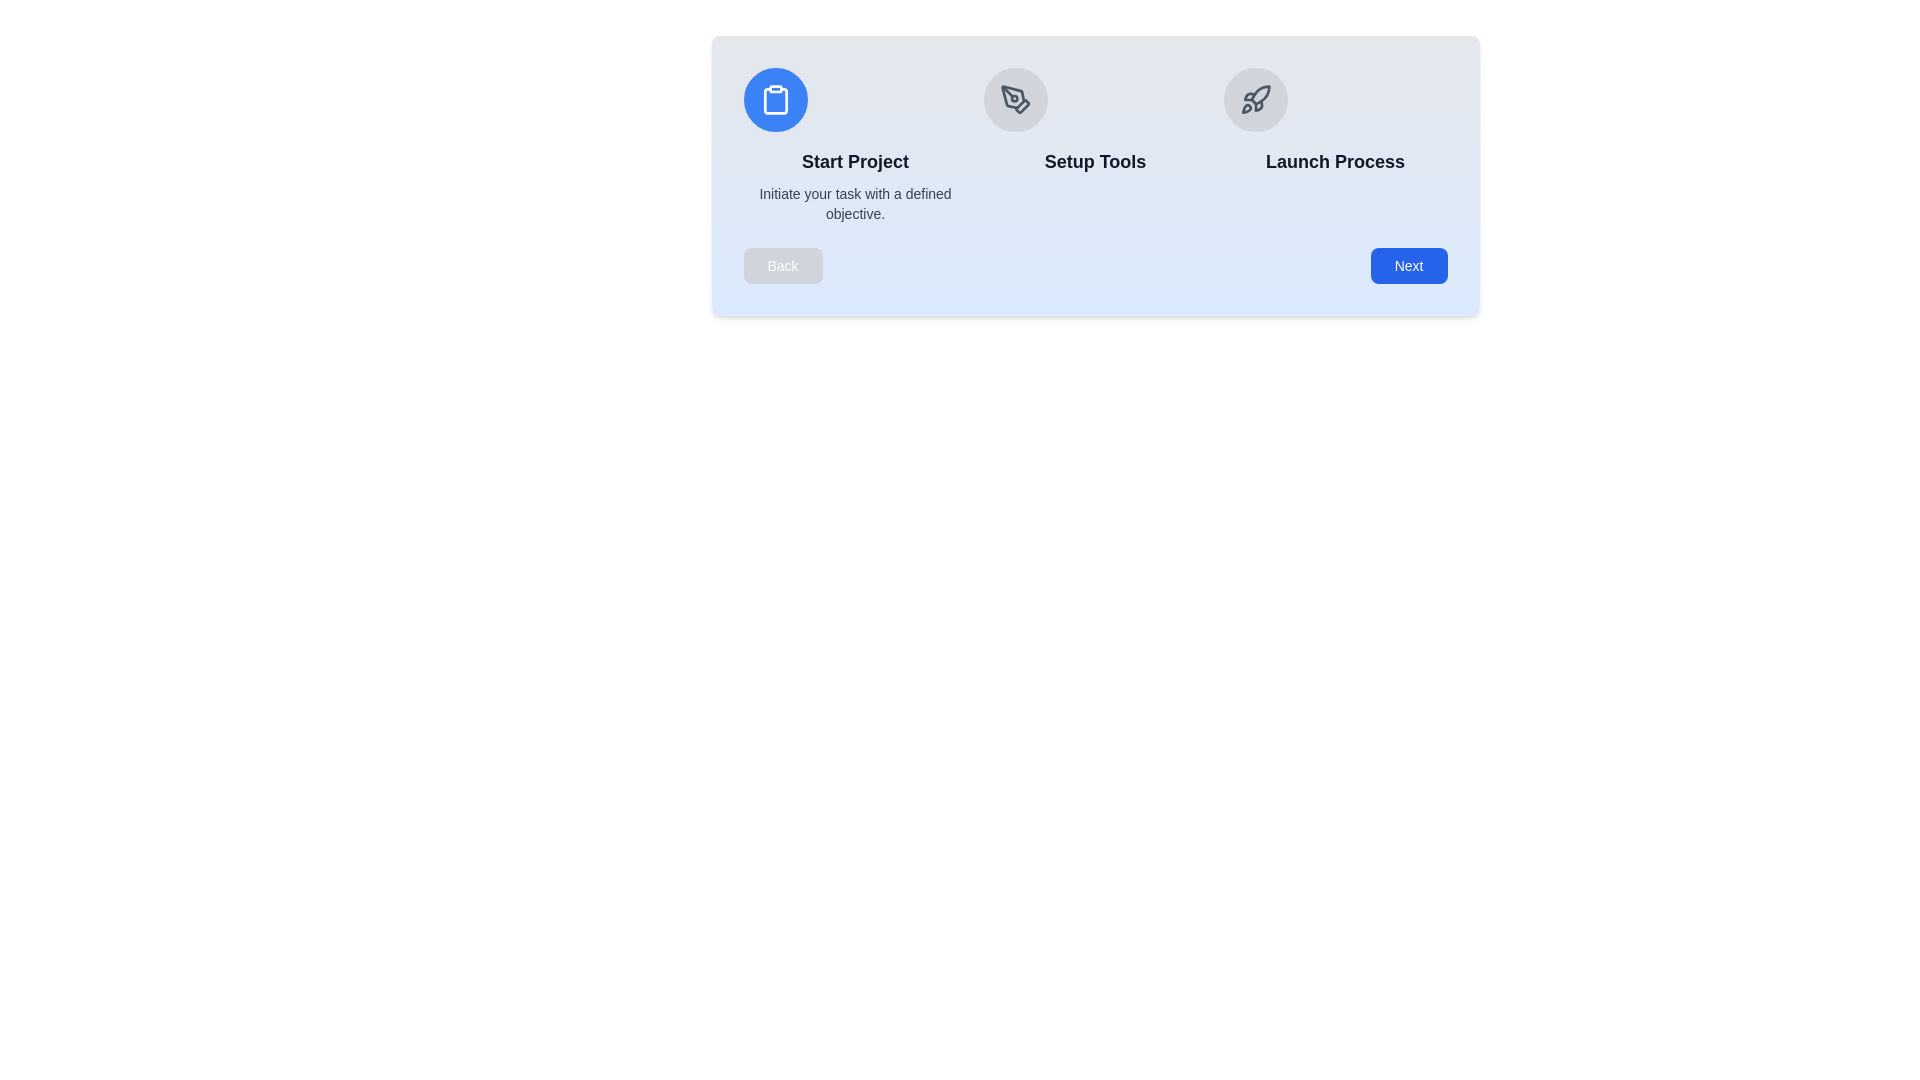 Image resolution: width=1920 pixels, height=1080 pixels. What do you see at coordinates (1408, 265) in the screenshot?
I see `the 'Next' button to advance to the next step` at bounding box center [1408, 265].